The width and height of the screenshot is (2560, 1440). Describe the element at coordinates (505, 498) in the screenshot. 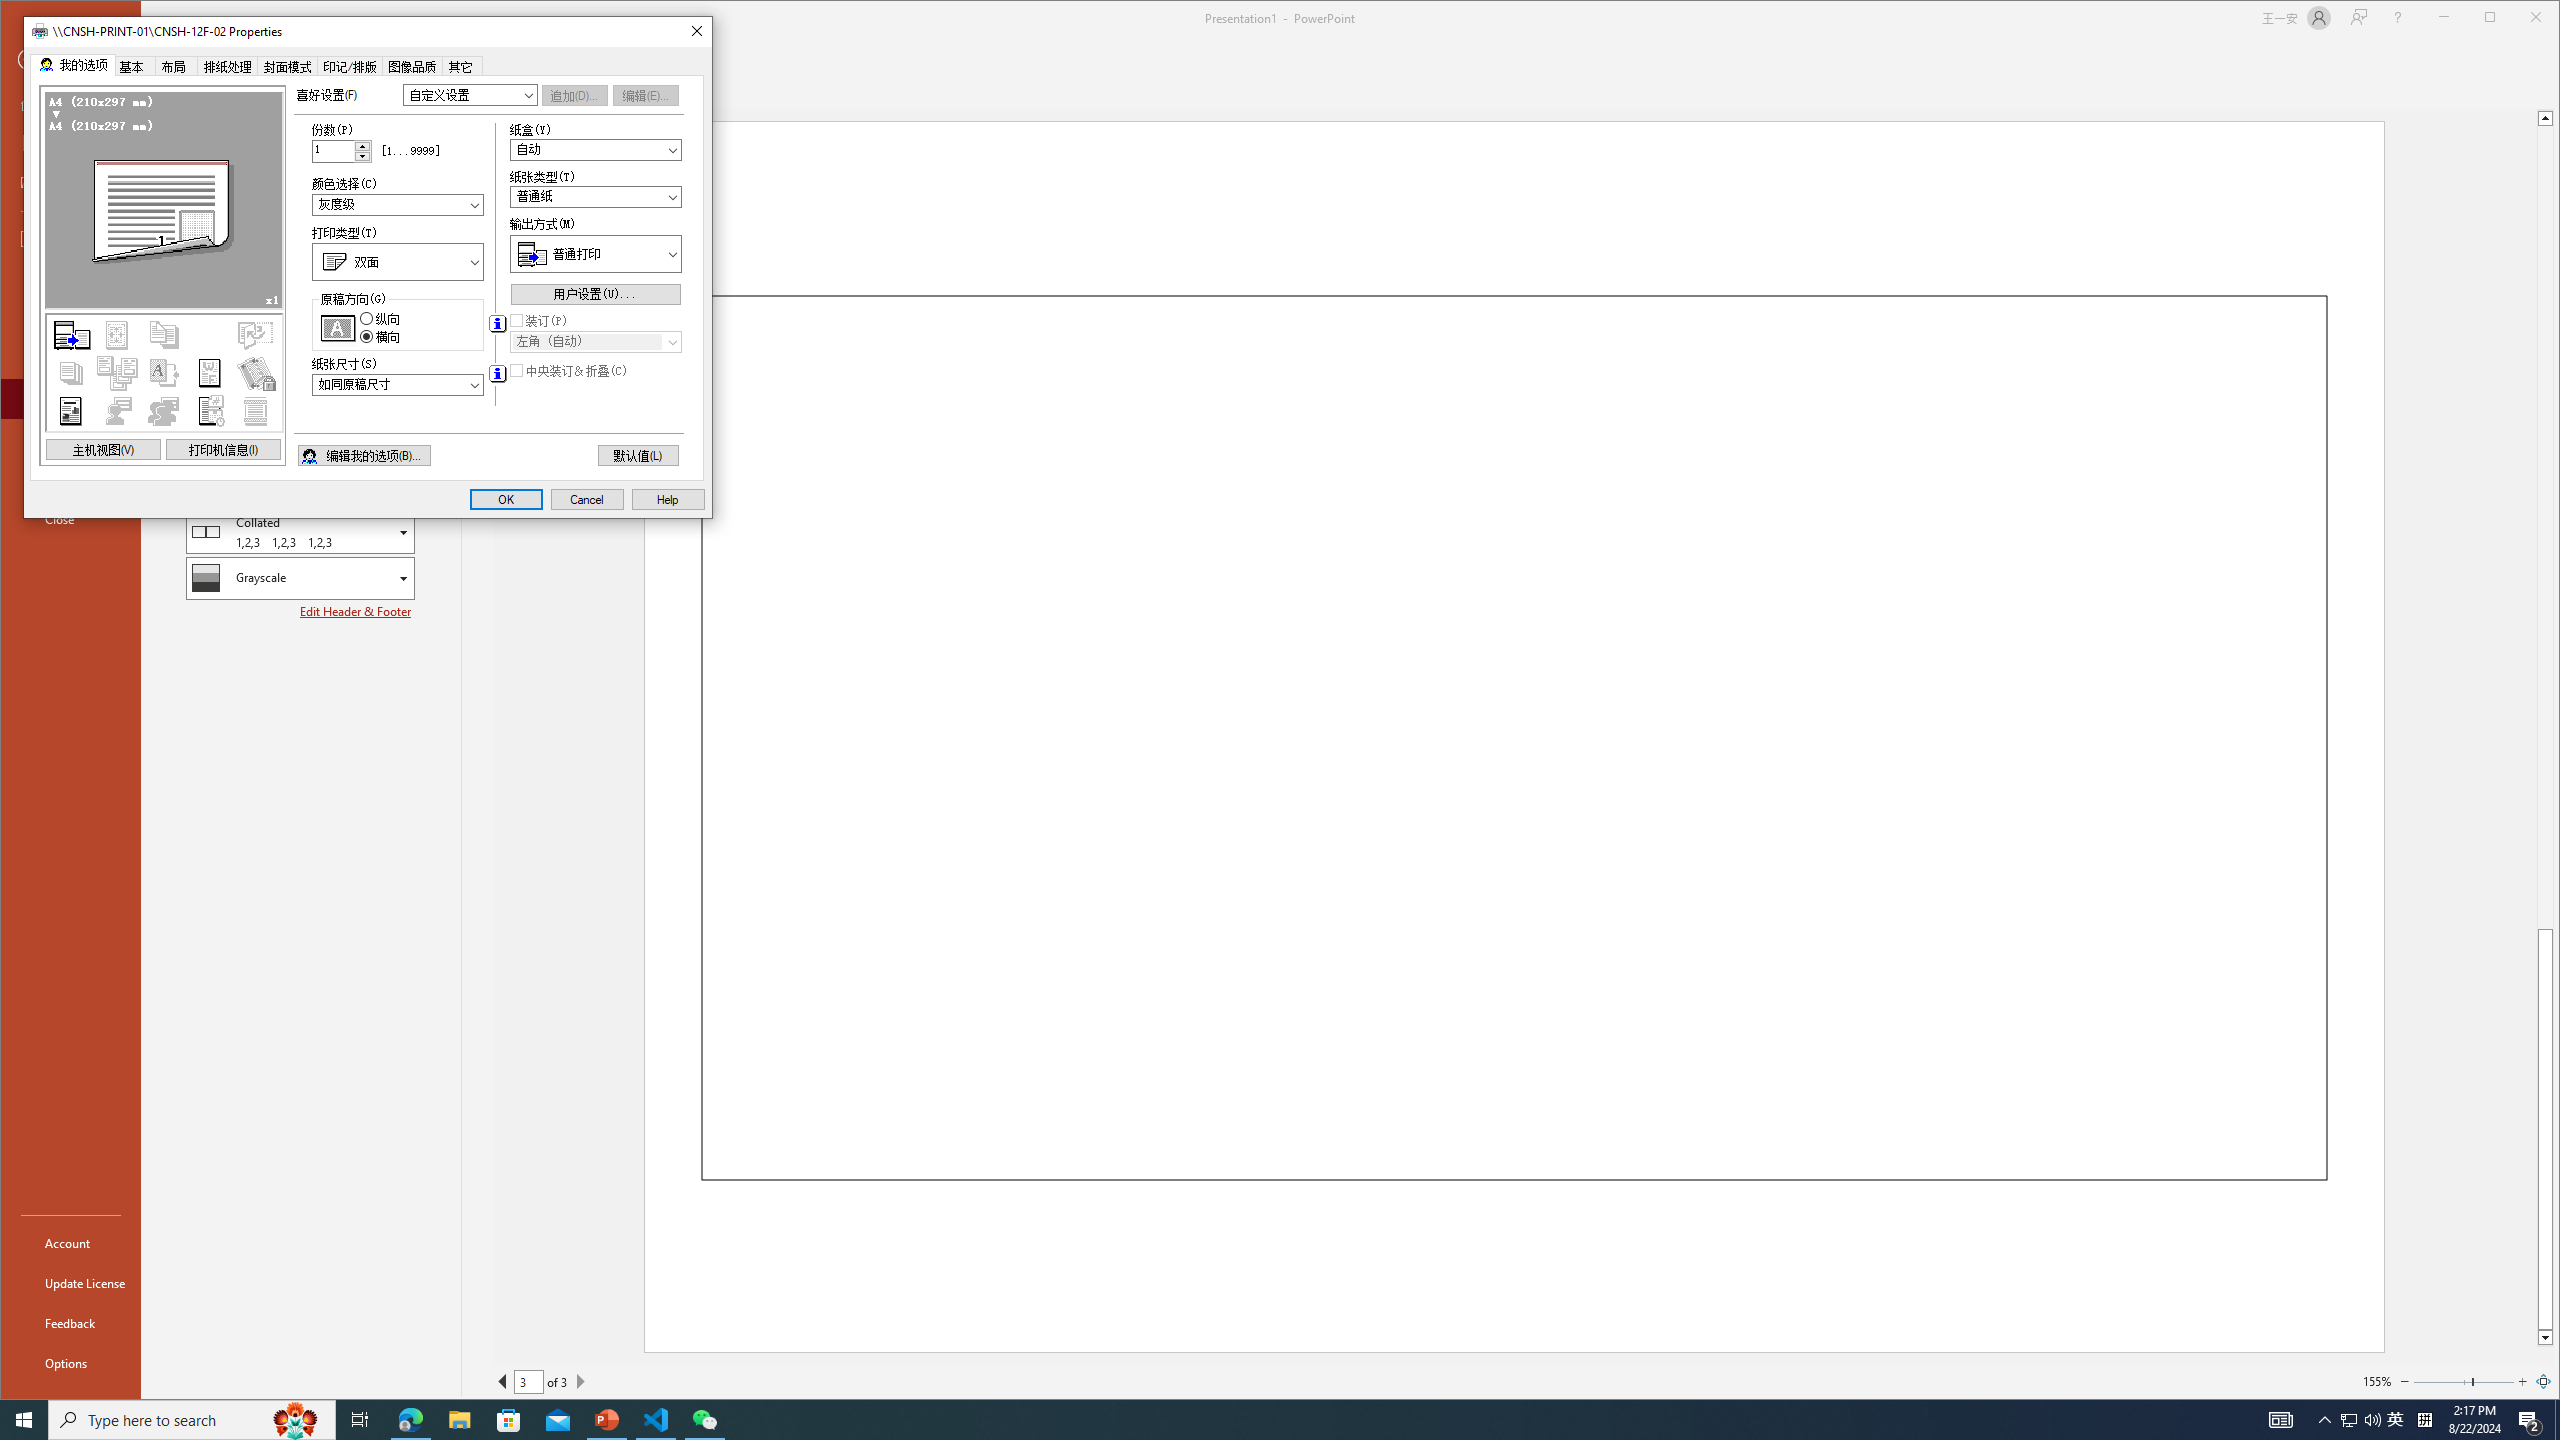

I see `'OK'` at that location.